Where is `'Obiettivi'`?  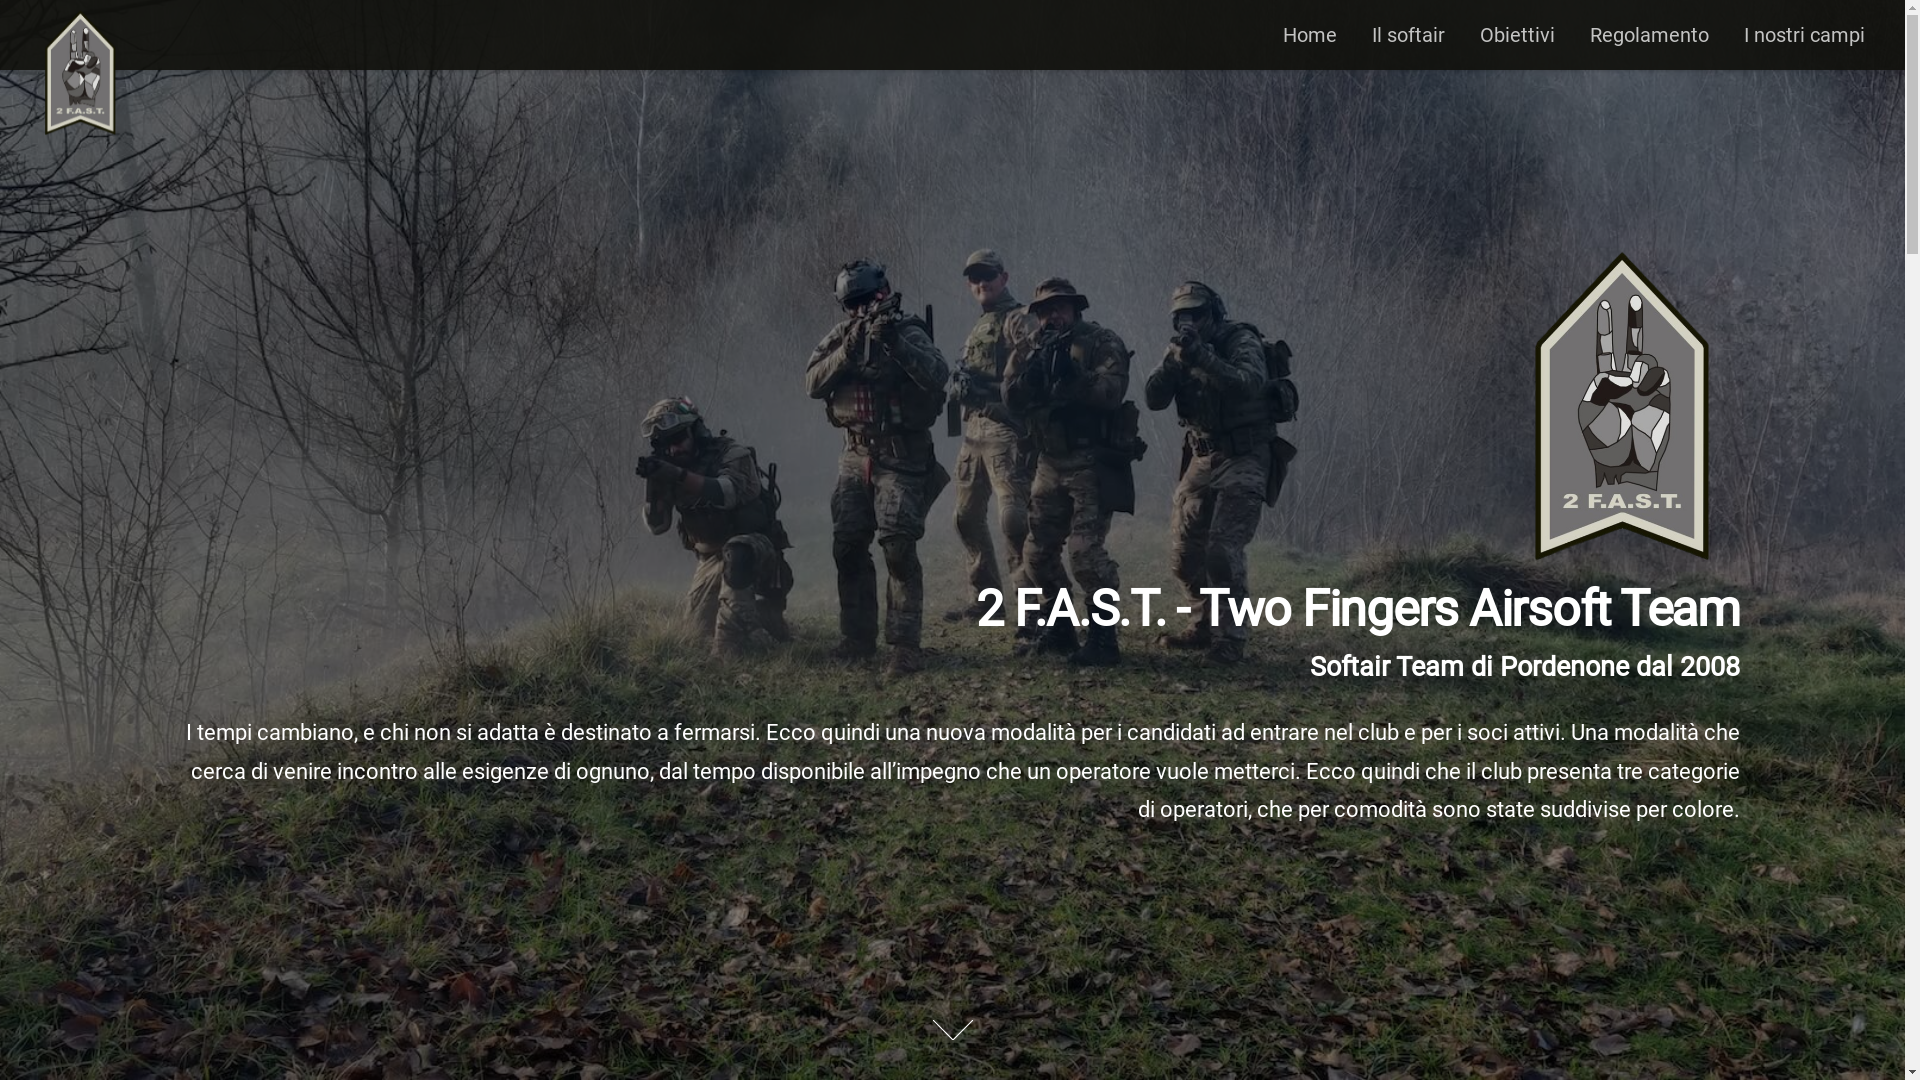 'Obiettivi' is located at coordinates (1479, 34).